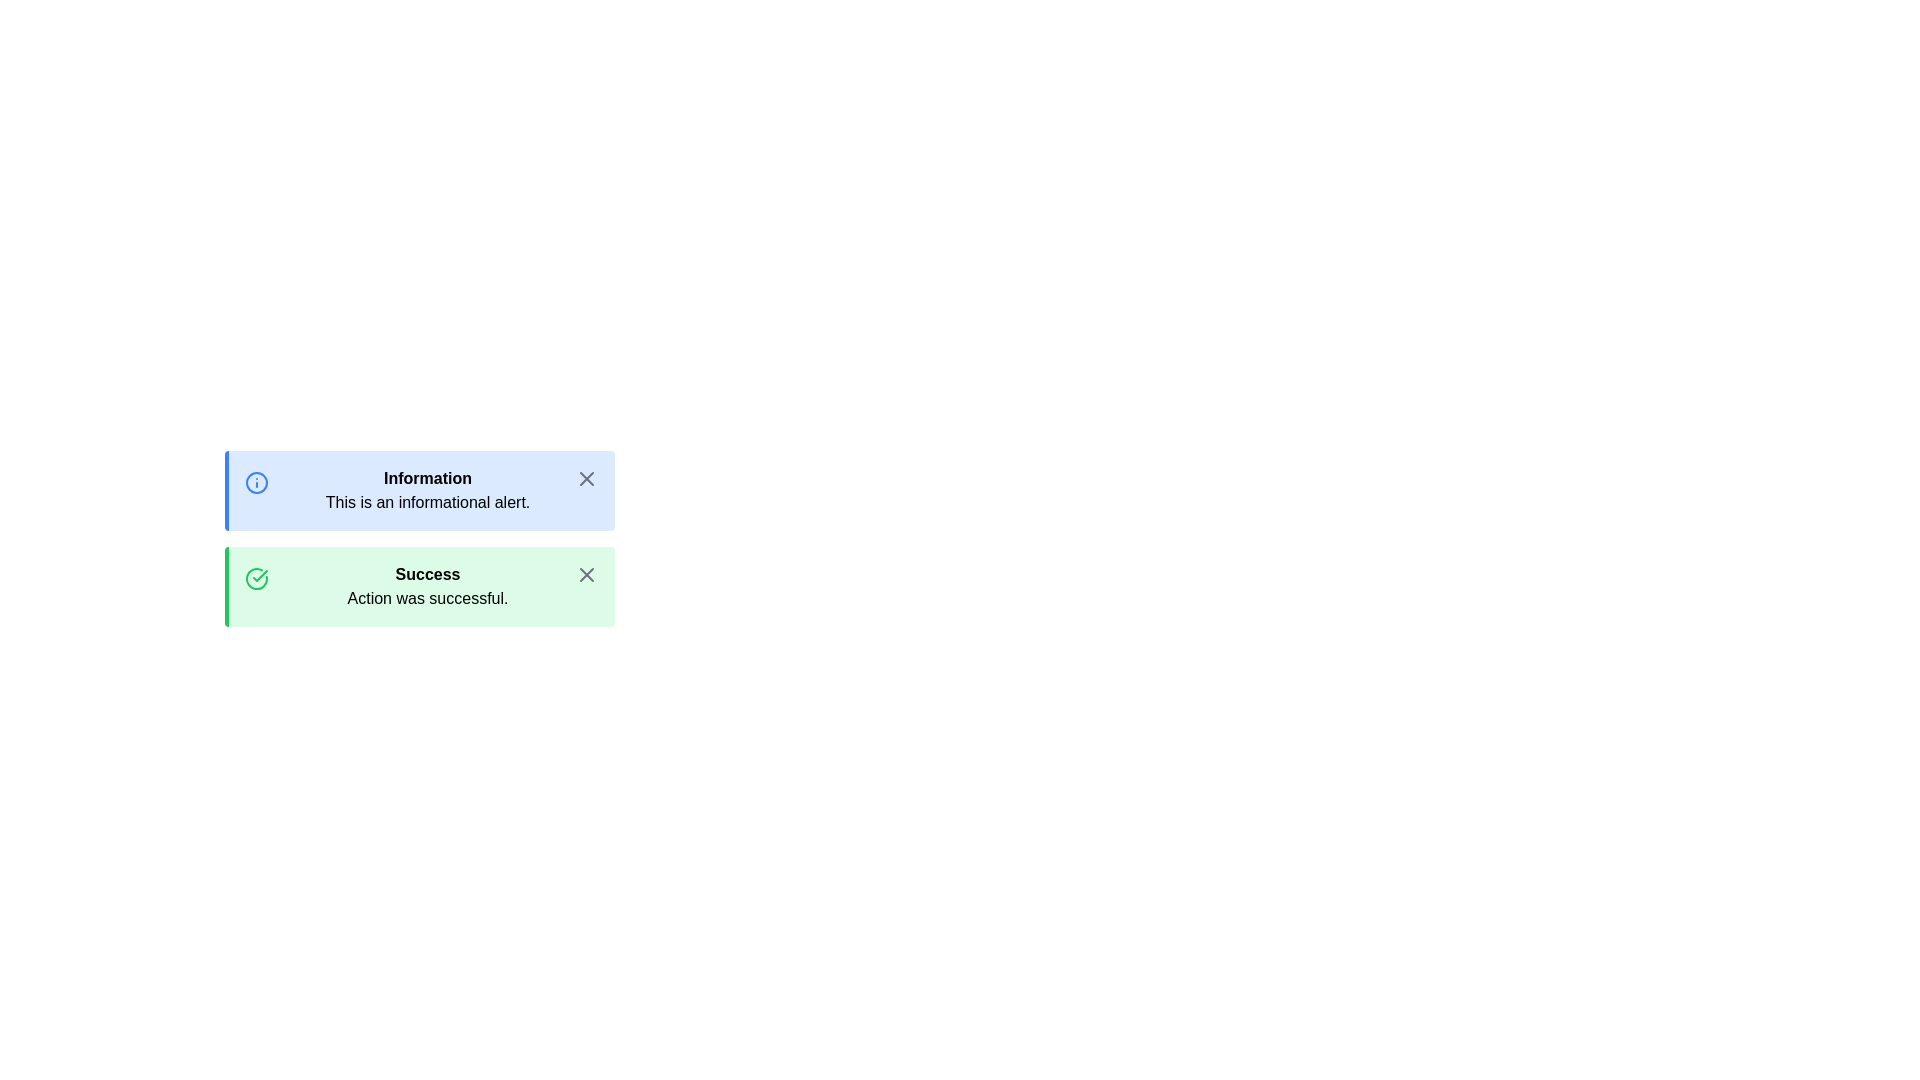 Image resolution: width=1920 pixels, height=1080 pixels. Describe the element at coordinates (426, 490) in the screenshot. I see `text displayed in the textual display located in the topmost notification area, right of the icon and left of the dismissal button in the 'Info Alert' box` at that location.